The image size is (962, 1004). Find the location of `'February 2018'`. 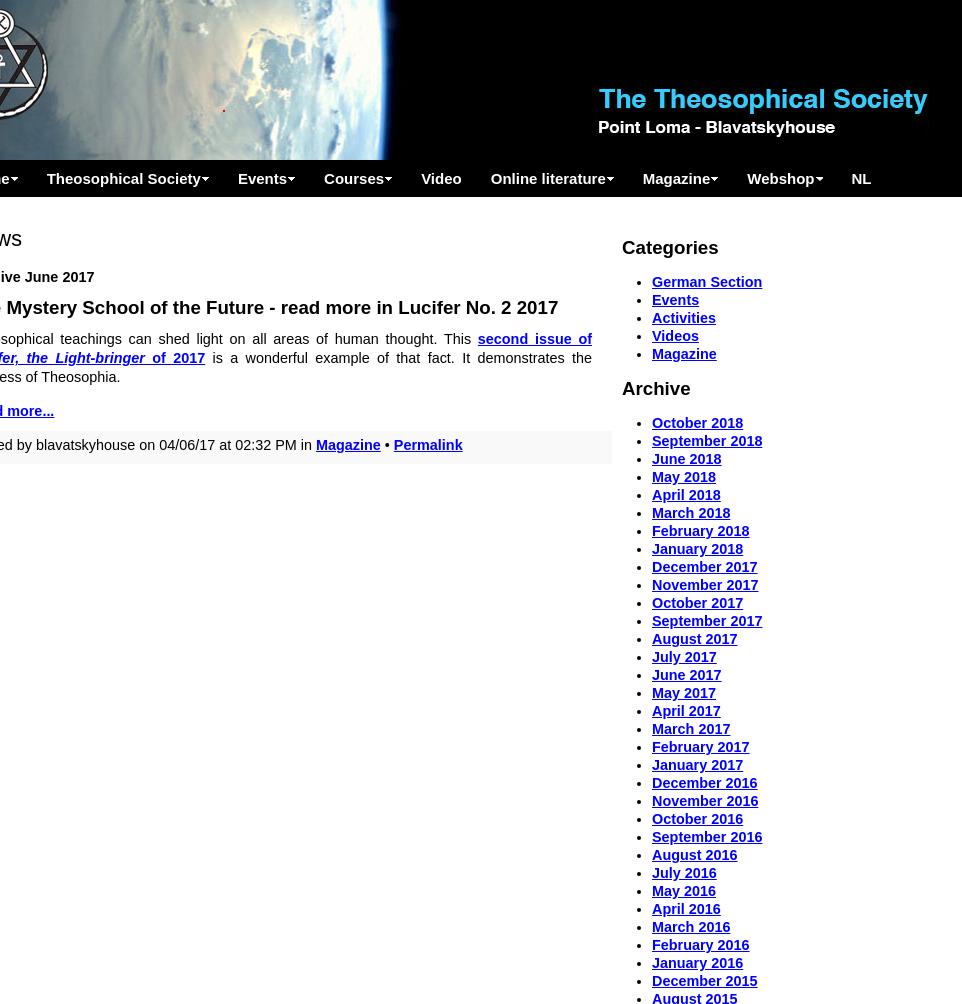

'February 2018' is located at coordinates (699, 531).